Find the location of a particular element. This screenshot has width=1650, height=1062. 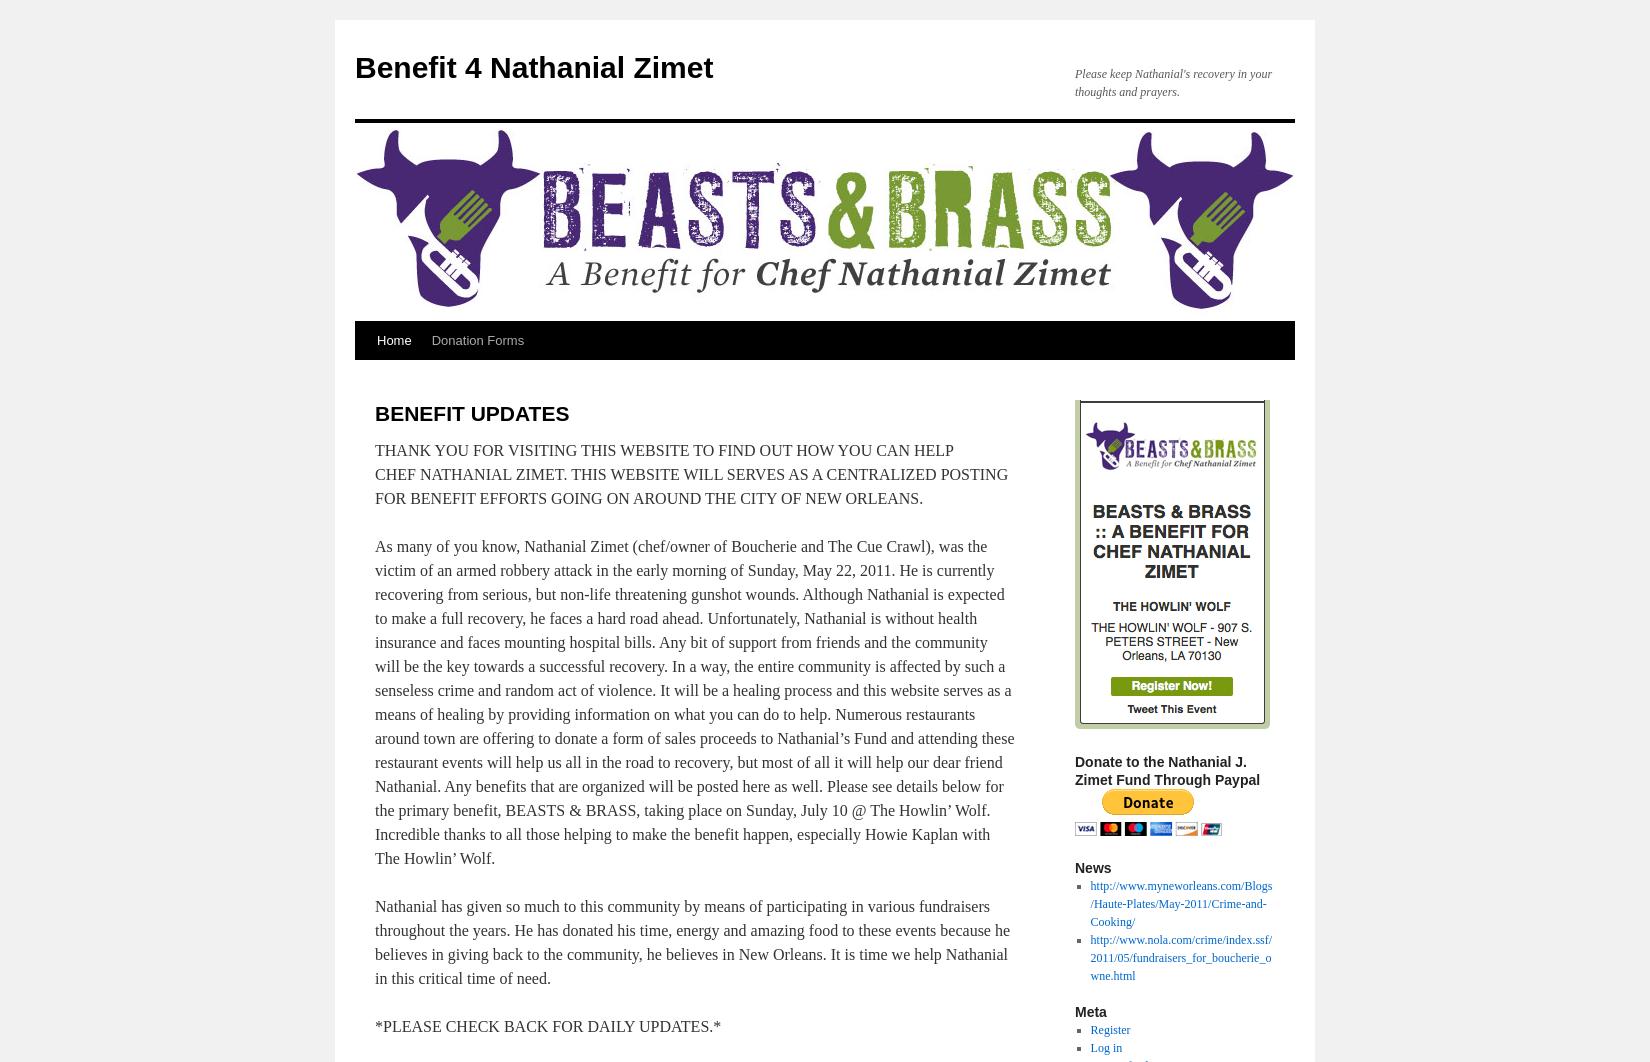

'News' is located at coordinates (1092, 866).